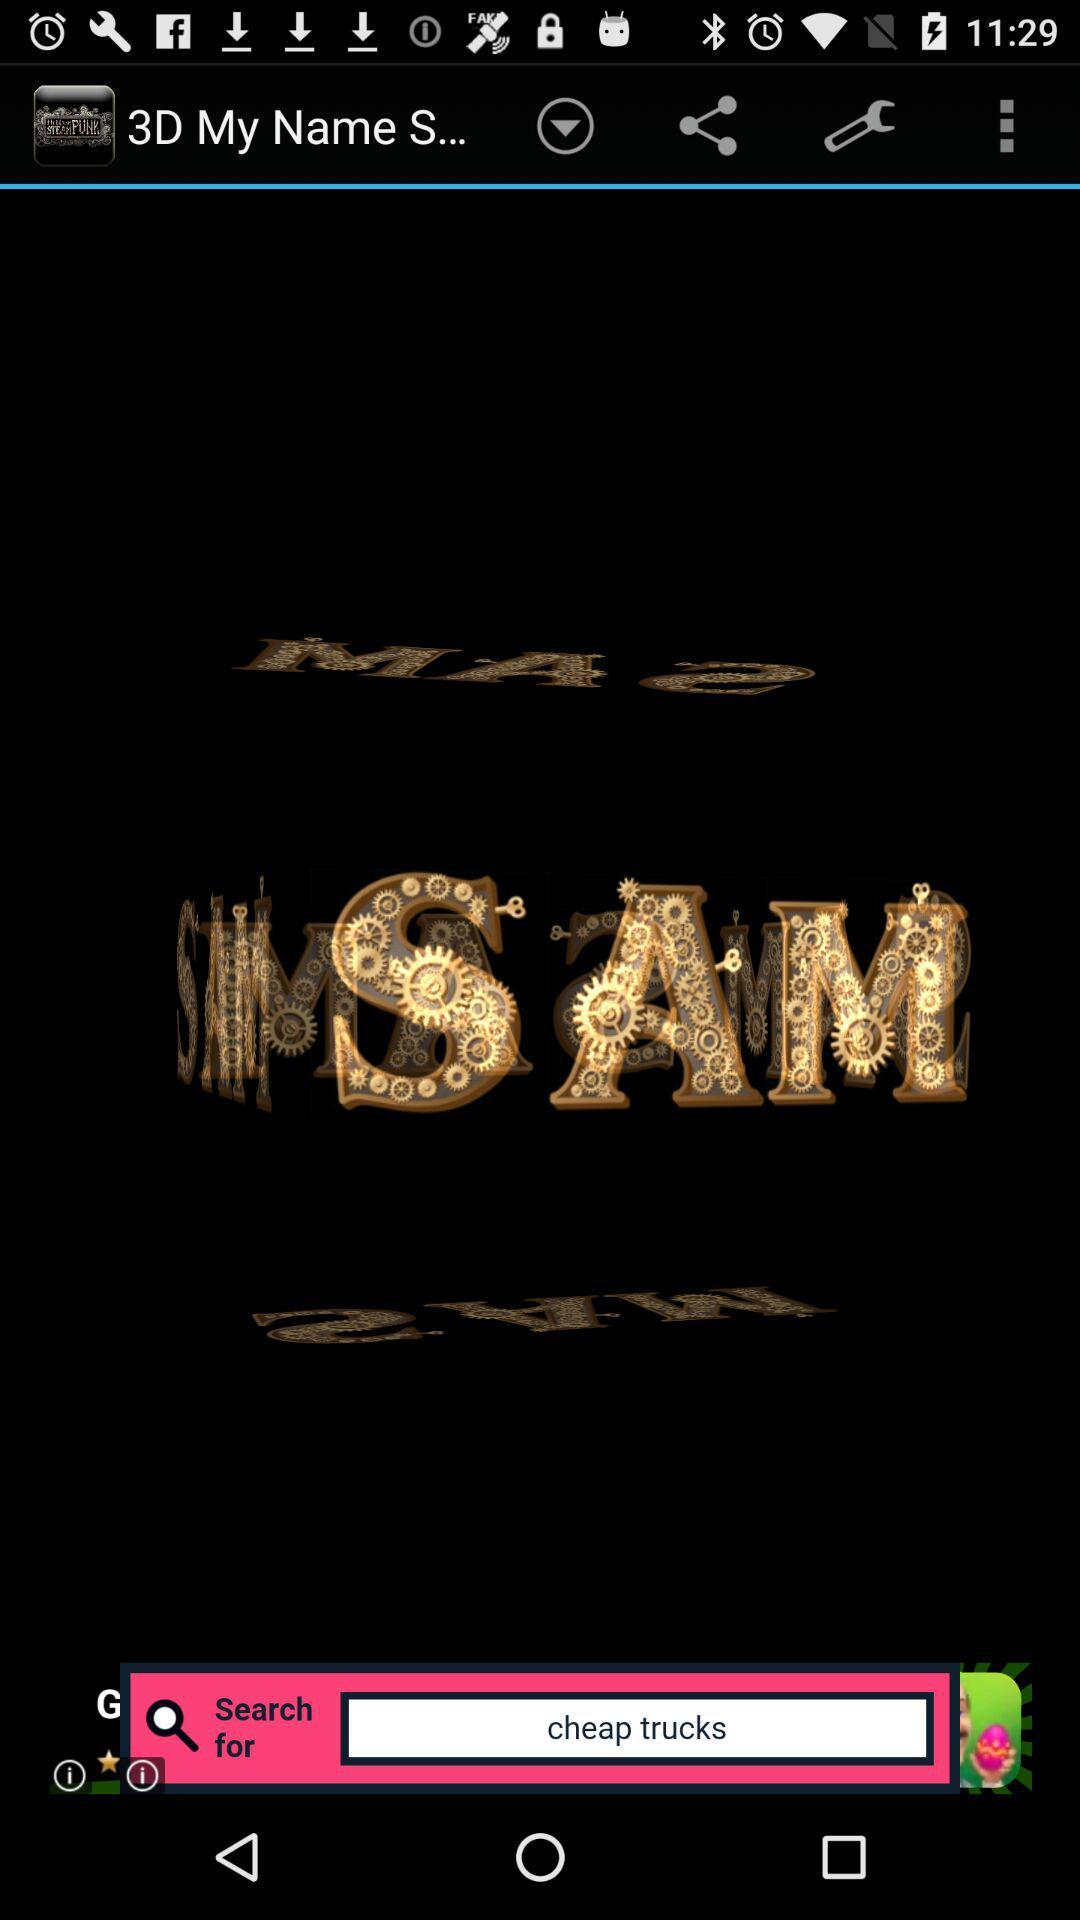  I want to click on advanced search, so click(538, 1727).